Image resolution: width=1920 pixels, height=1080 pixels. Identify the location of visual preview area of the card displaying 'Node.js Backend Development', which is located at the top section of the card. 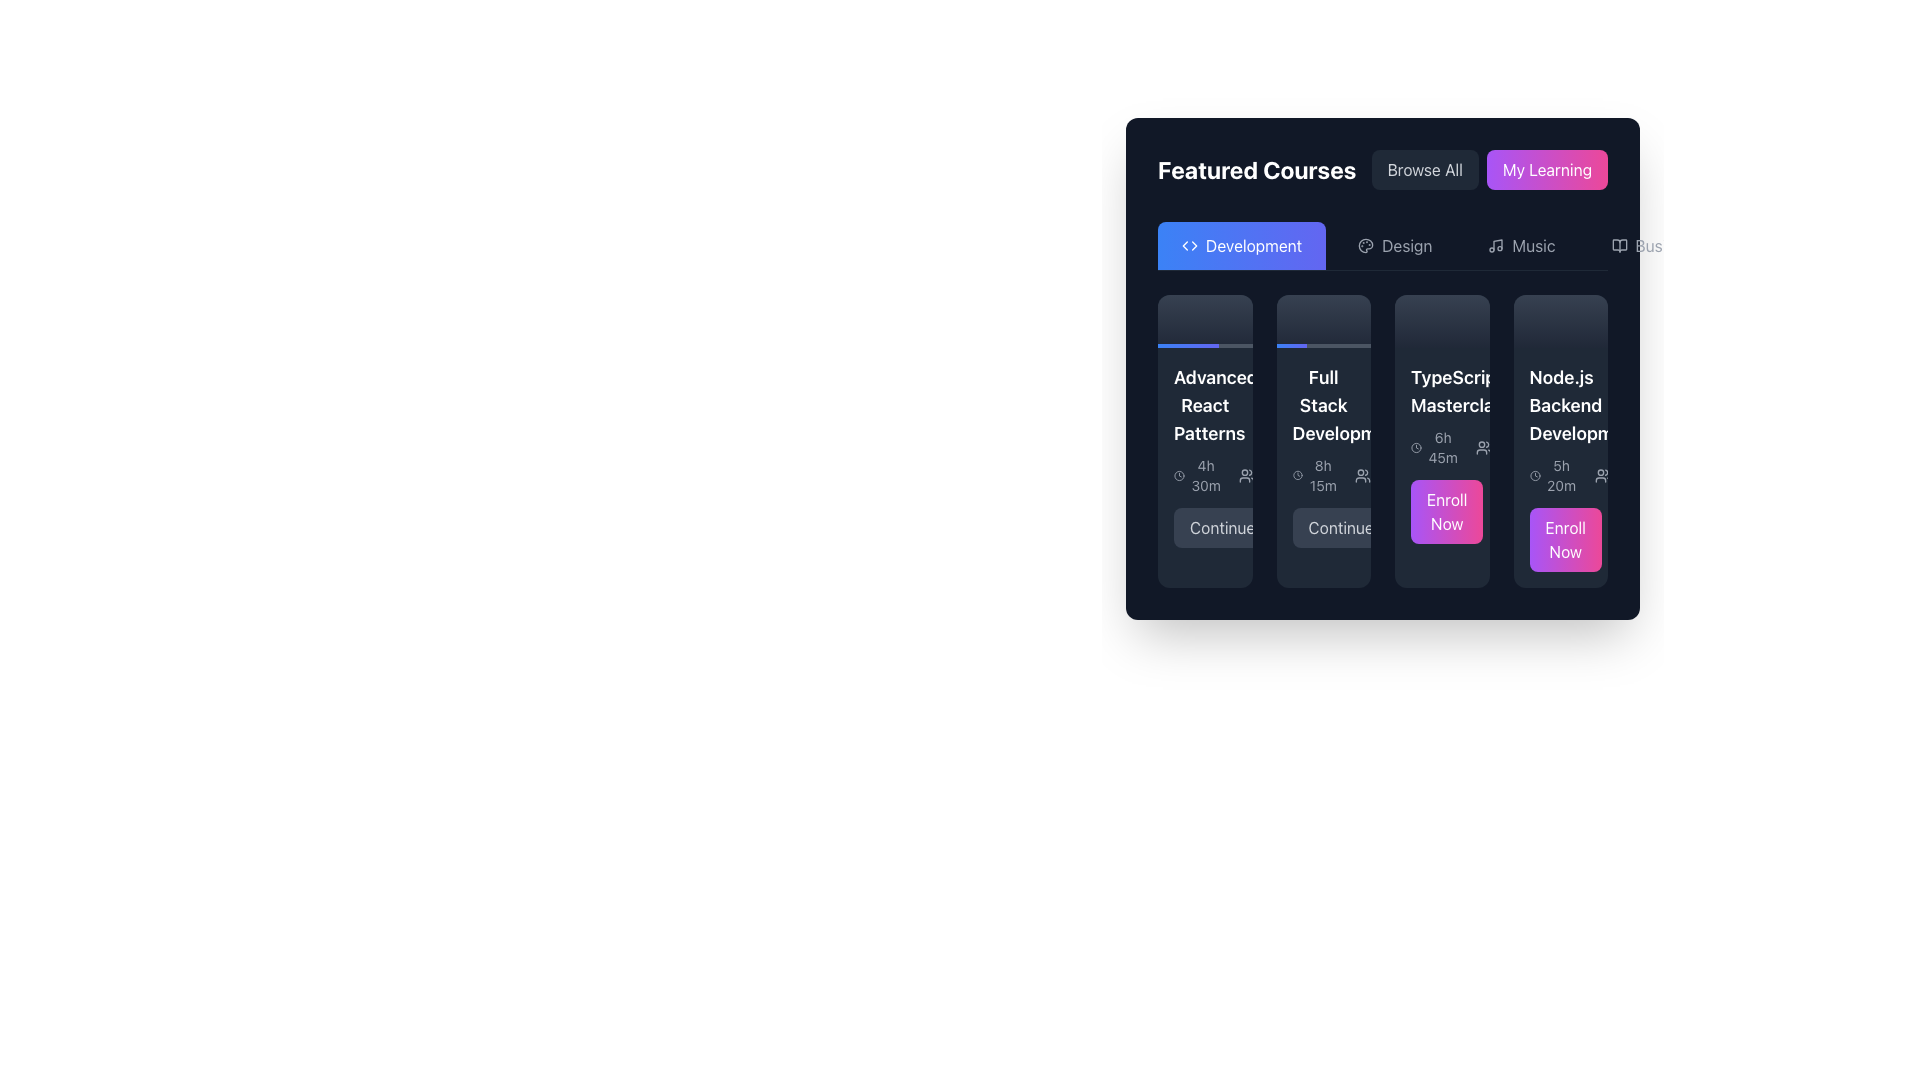
(1559, 320).